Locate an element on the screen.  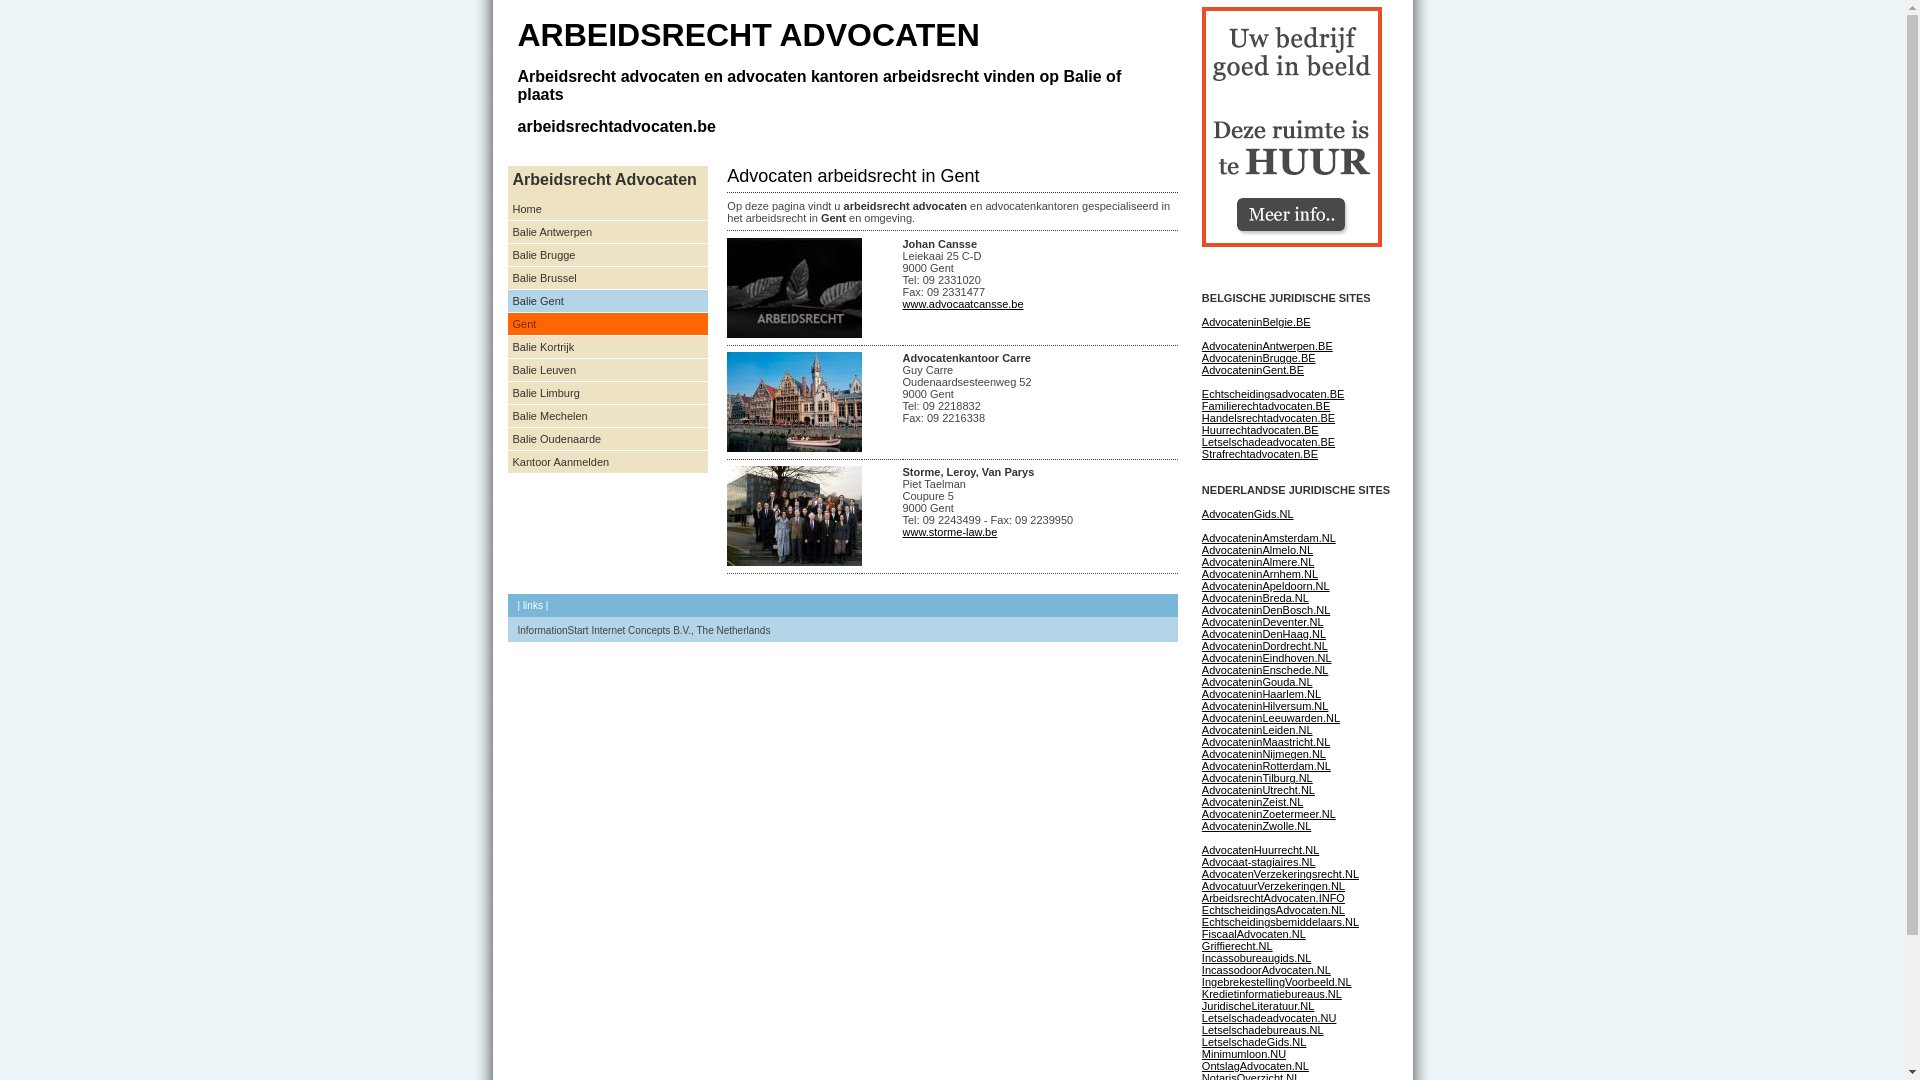
'Strafrechtadvocaten.BE' is located at coordinates (1258, 454).